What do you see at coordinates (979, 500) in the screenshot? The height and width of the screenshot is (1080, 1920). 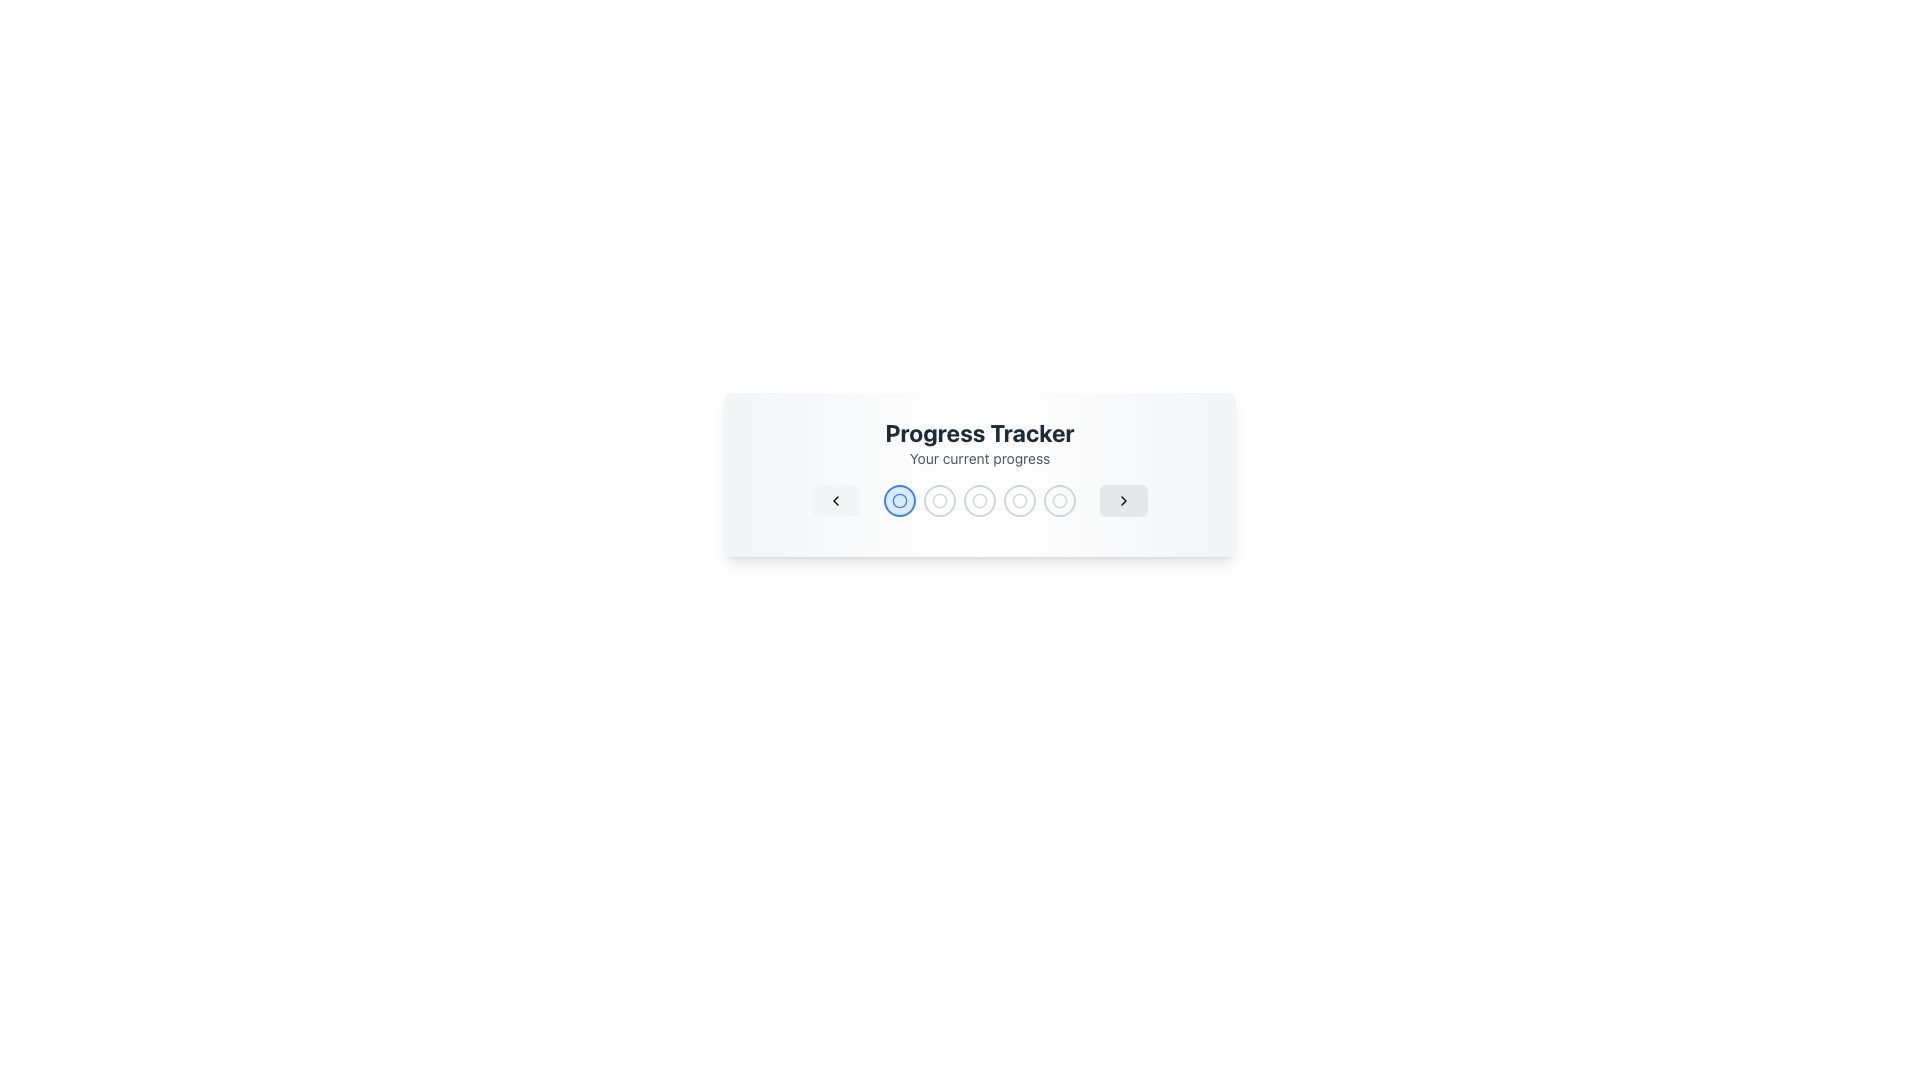 I see `the third circular progress indicator icon, which has a gray border and a lighter gray background, by clicking on it` at bounding box center [979, 500].